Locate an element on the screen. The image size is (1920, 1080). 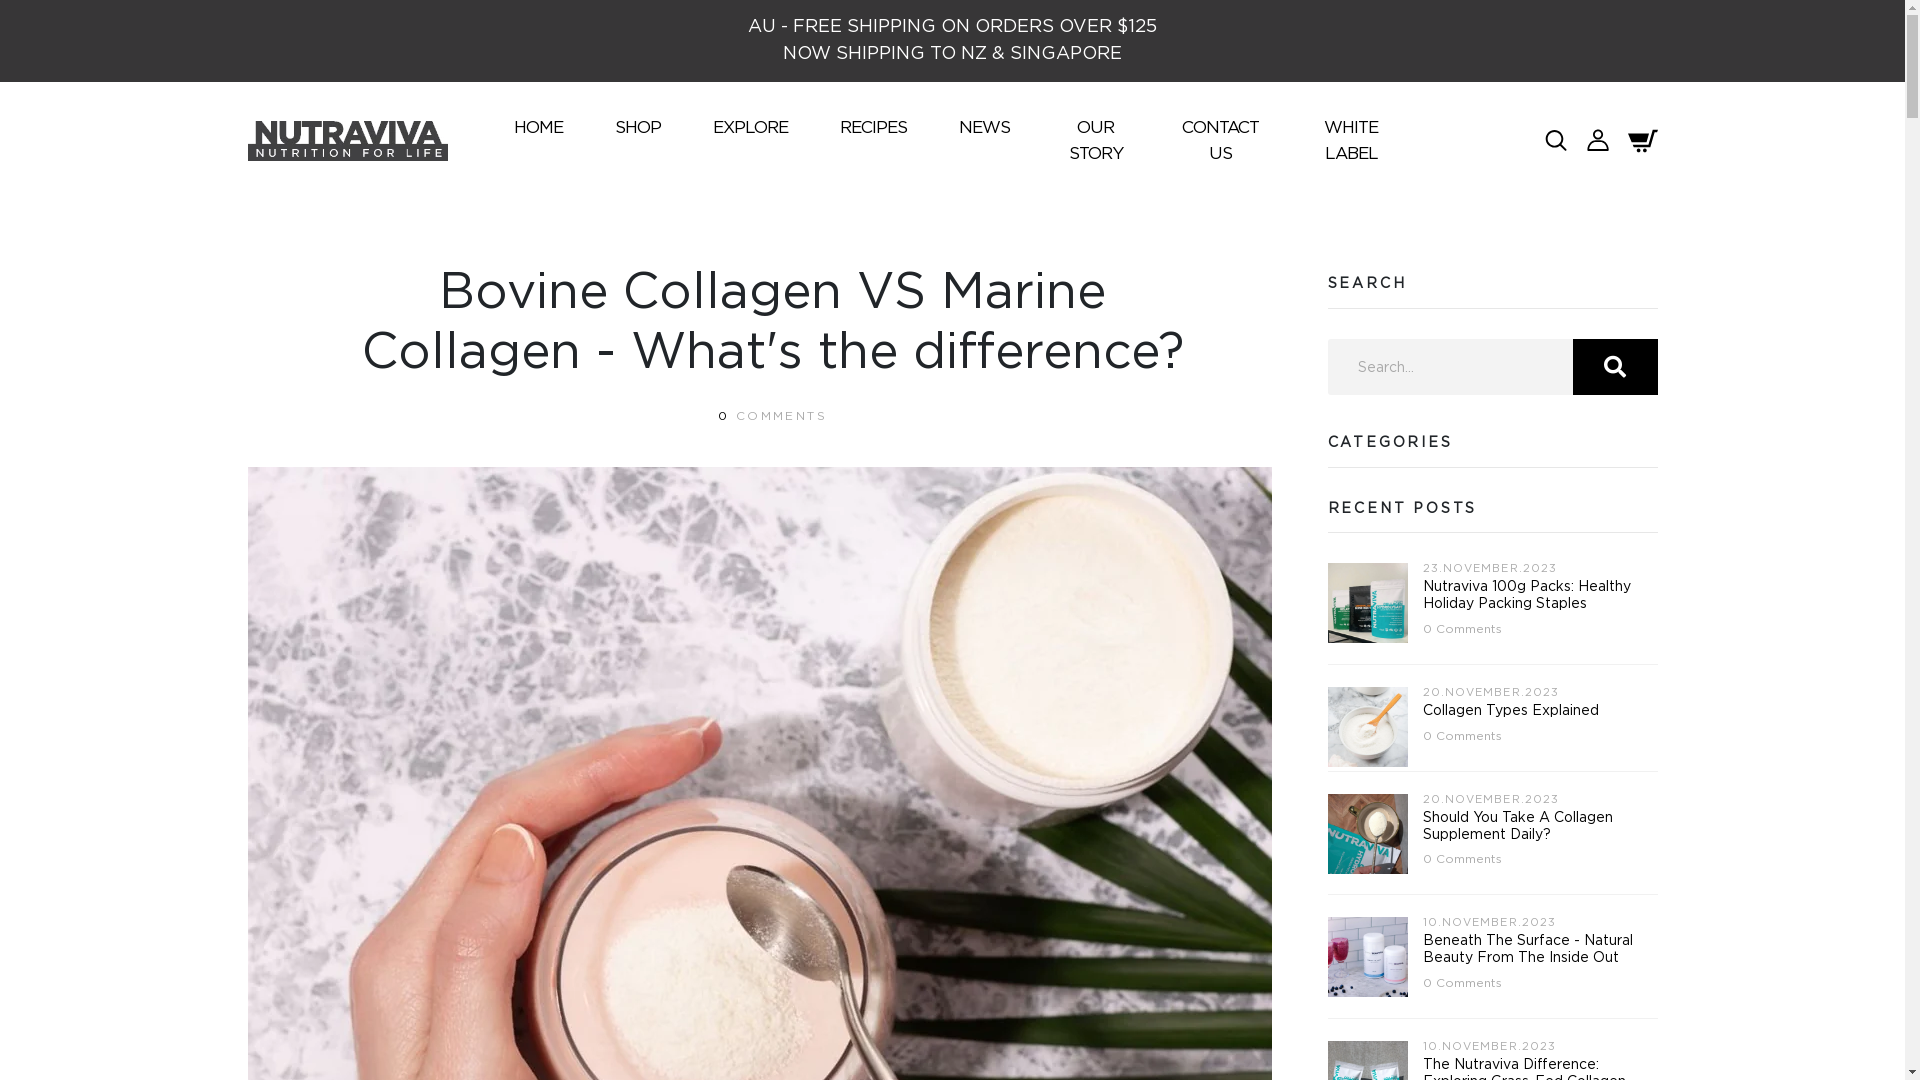
'image/svg+xml' is located at coordinates (1597, 137).